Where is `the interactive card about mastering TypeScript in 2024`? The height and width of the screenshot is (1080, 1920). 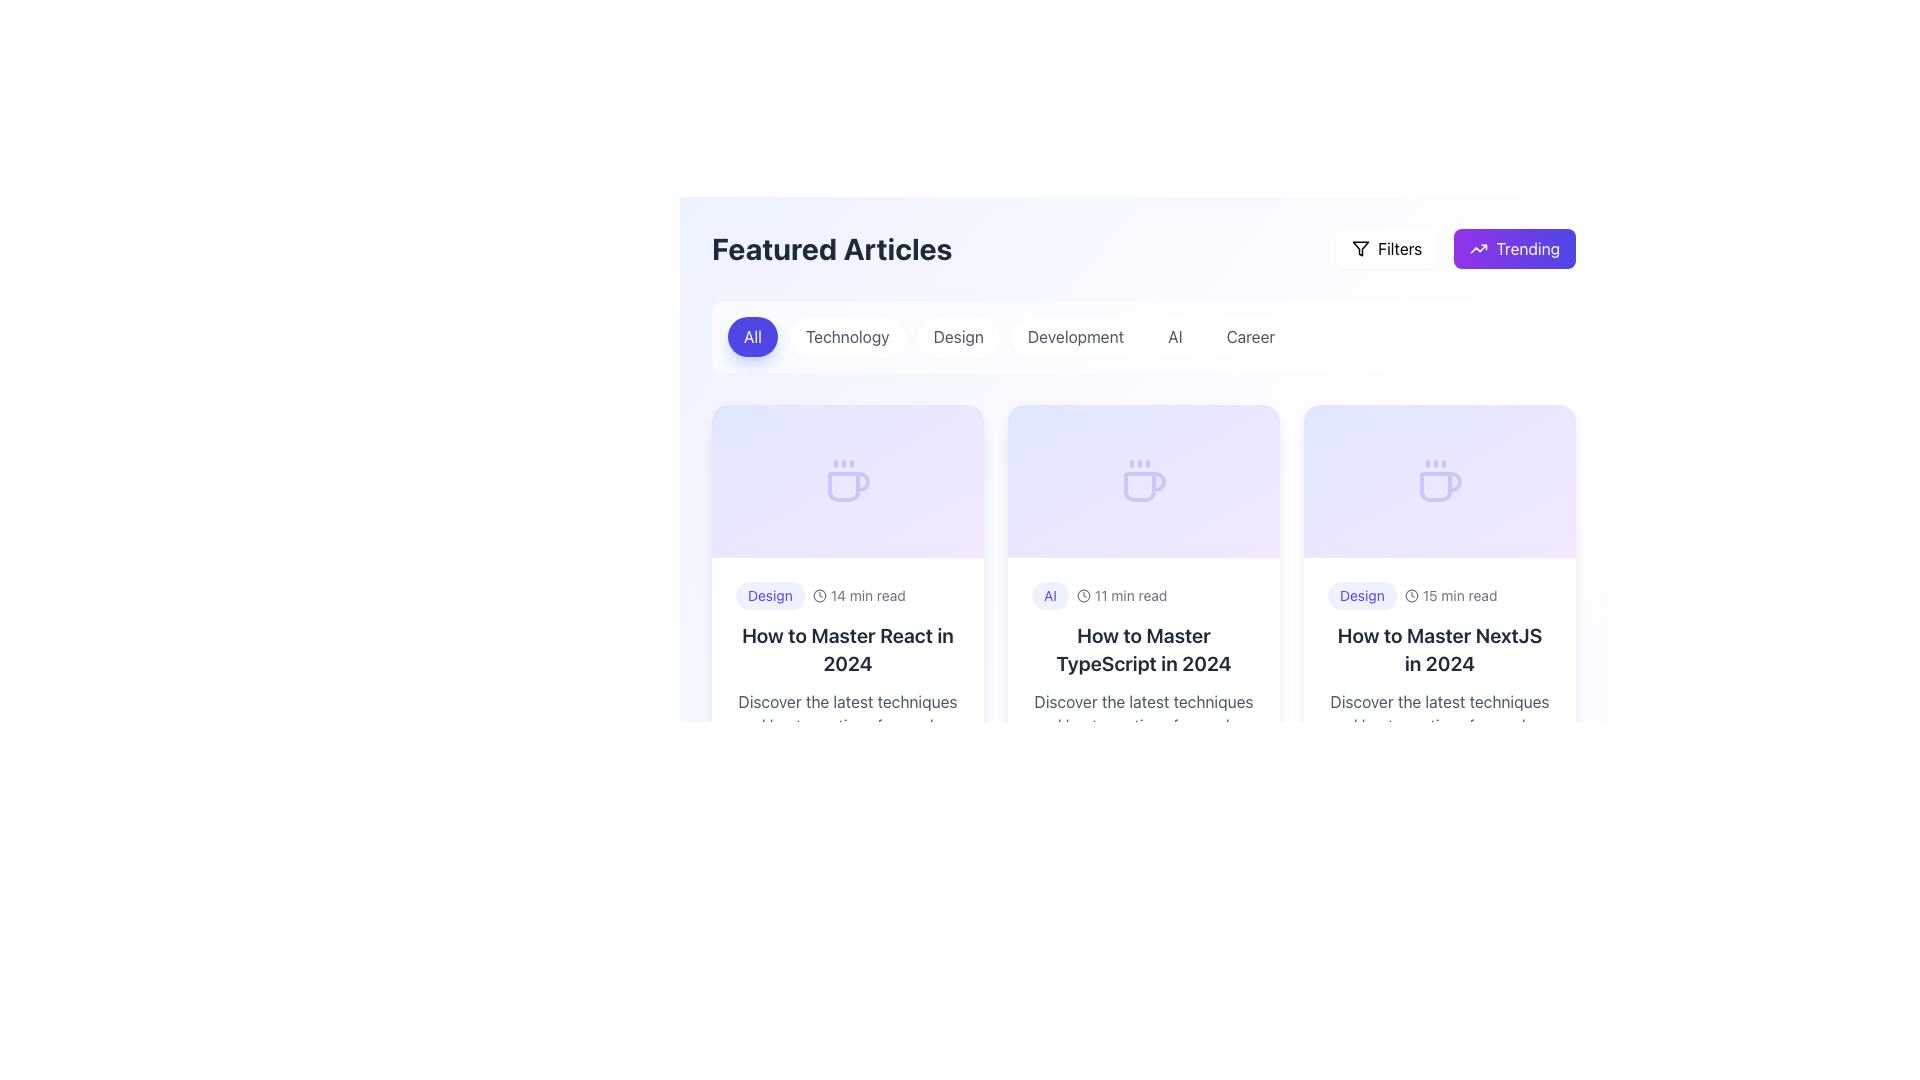 the interactive card about mastering TypeScript in 2024 is located at coordinates (1143, 607).